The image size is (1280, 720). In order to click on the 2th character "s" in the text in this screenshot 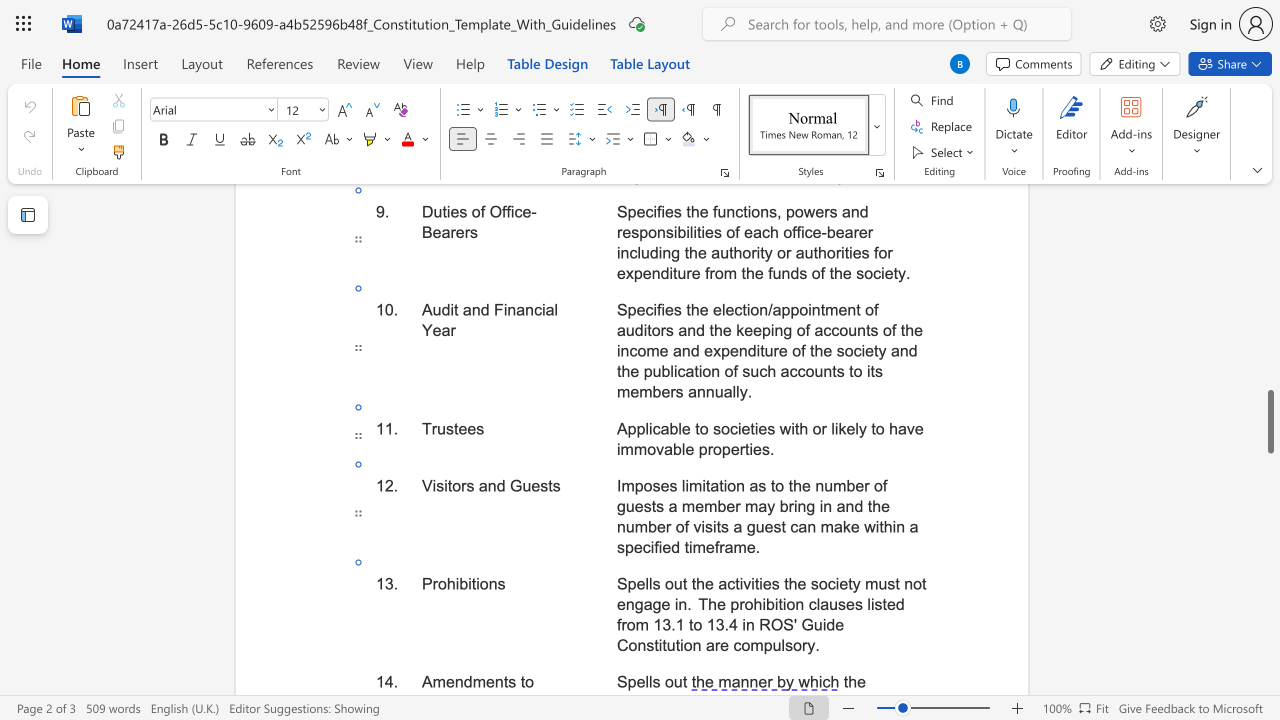, I will do `click(469, 486)`.